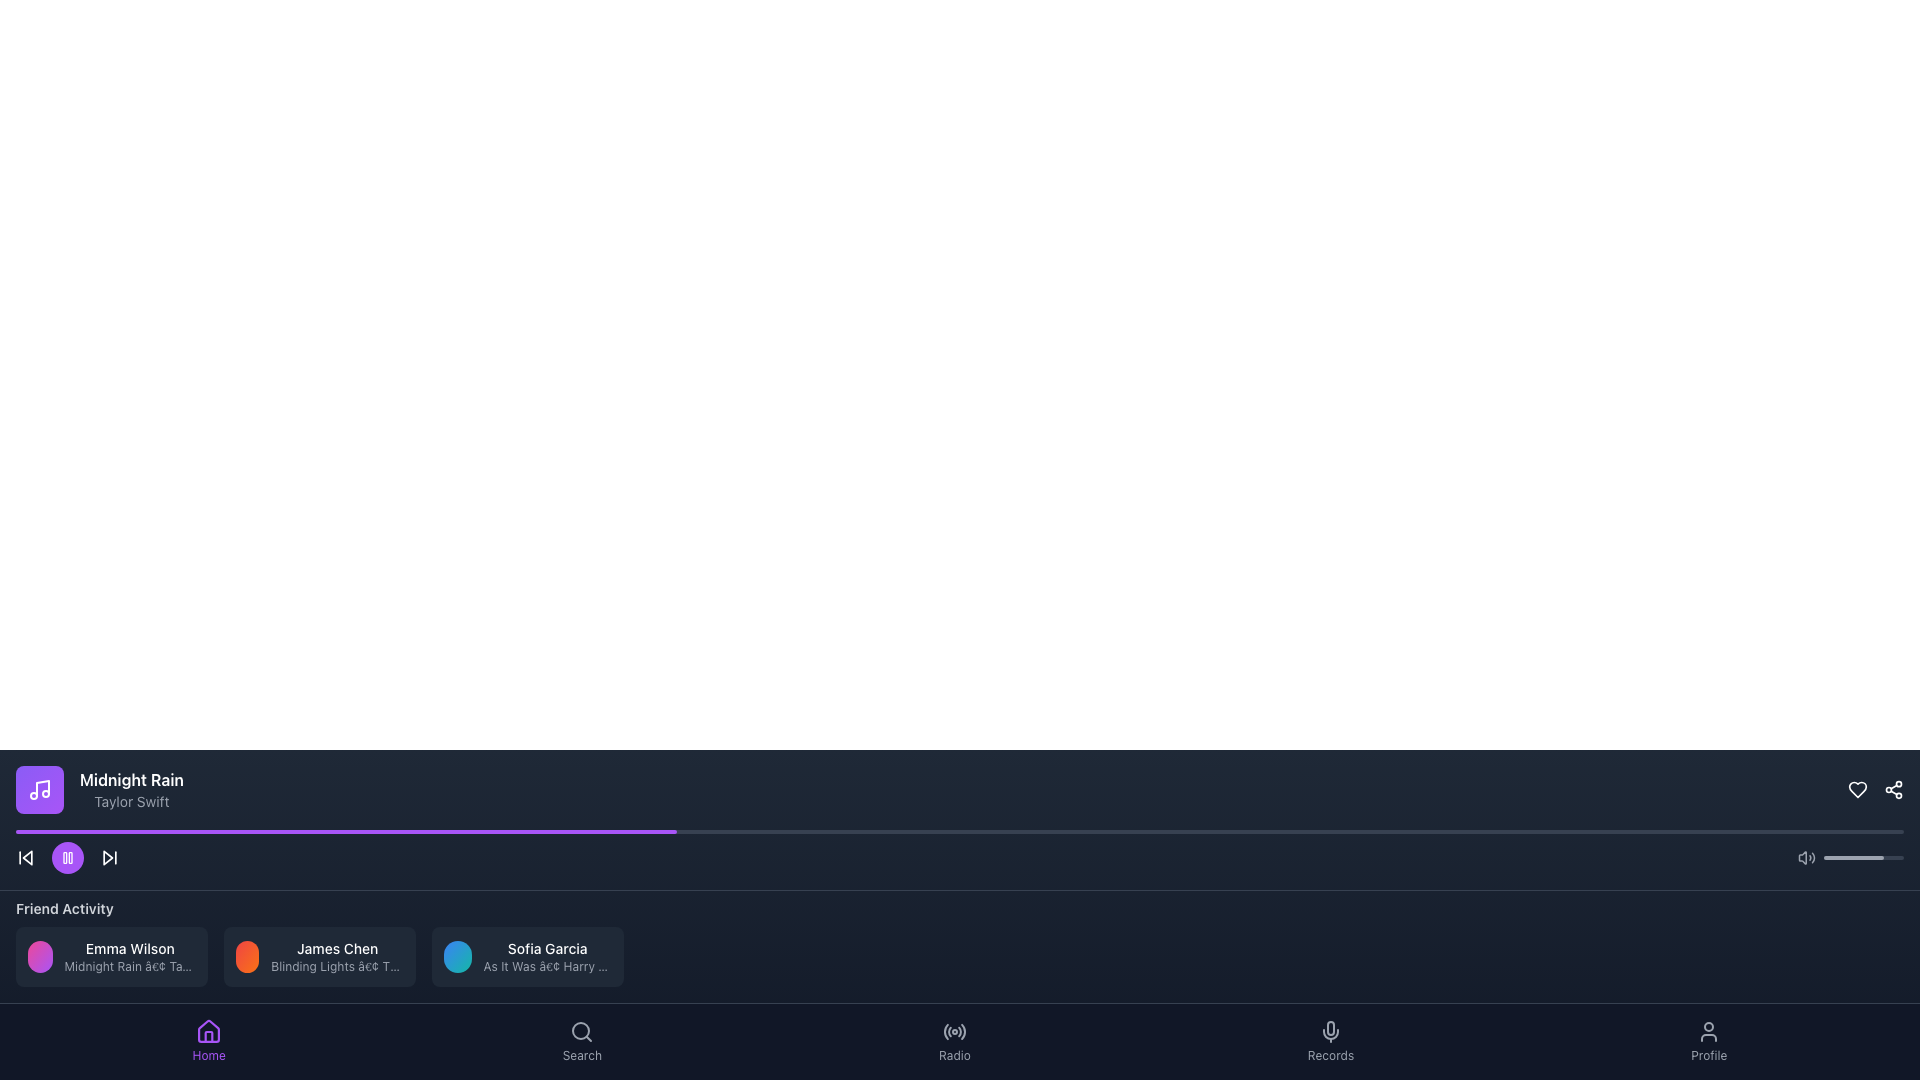 The width and height of the screenshot is (1920, 1080). I want to click on the progress bar, so click(1242, 832).